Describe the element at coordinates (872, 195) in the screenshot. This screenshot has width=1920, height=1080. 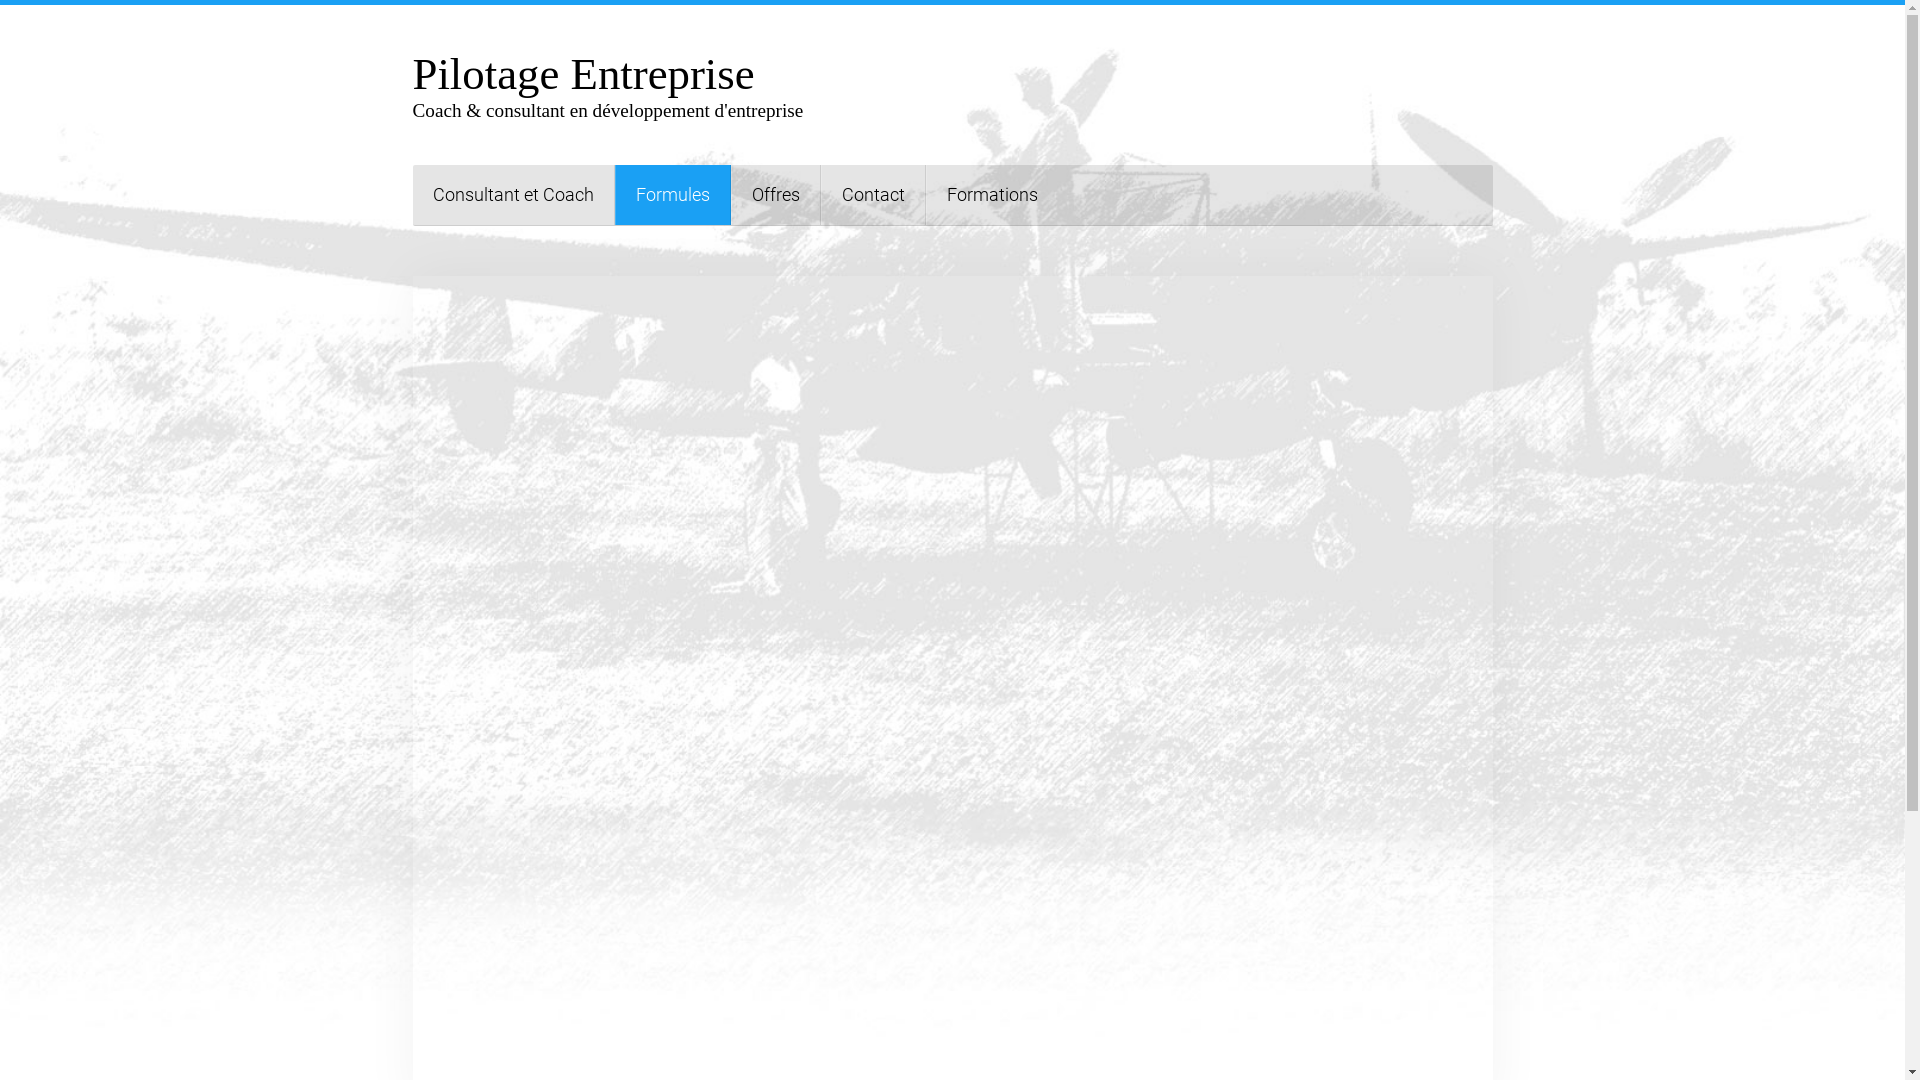
I see `'Contact'` at that location.